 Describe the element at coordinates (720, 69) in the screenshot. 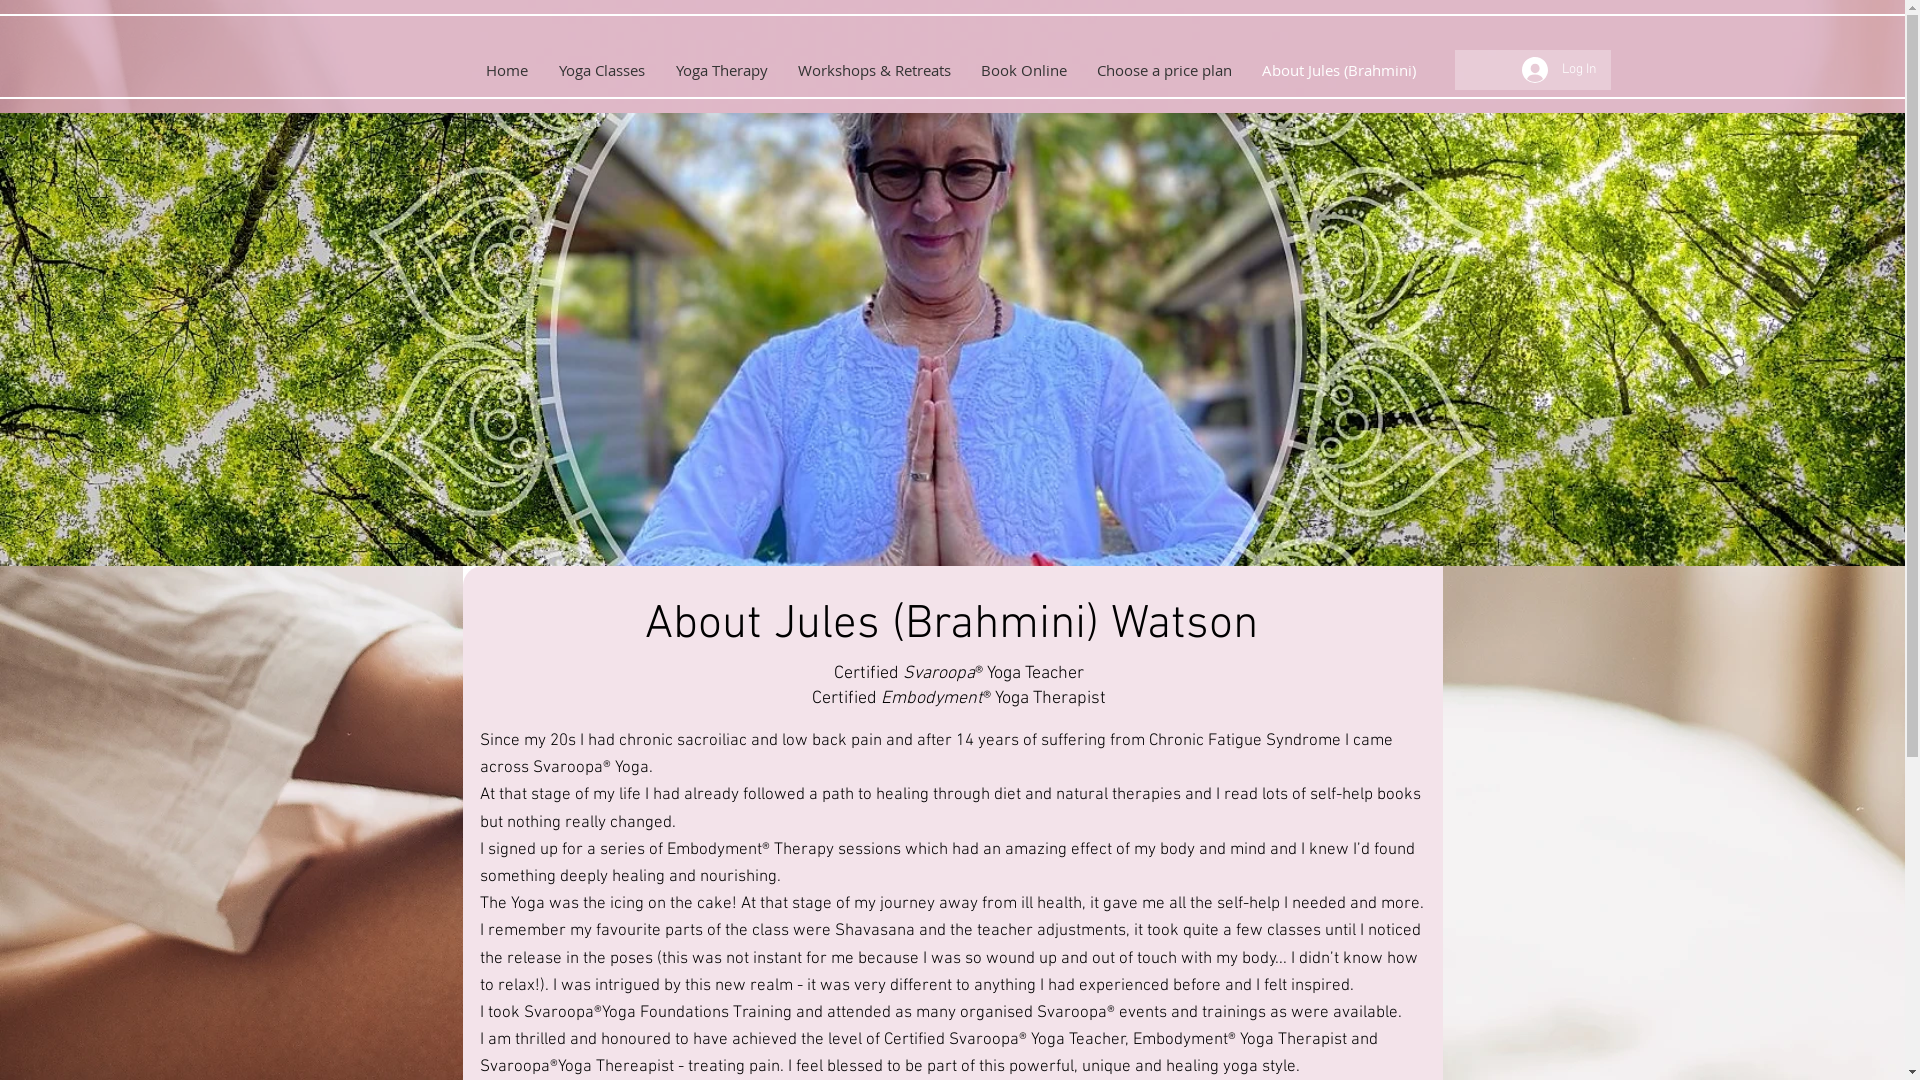

I see `'Yoga Therapy'` at that location.